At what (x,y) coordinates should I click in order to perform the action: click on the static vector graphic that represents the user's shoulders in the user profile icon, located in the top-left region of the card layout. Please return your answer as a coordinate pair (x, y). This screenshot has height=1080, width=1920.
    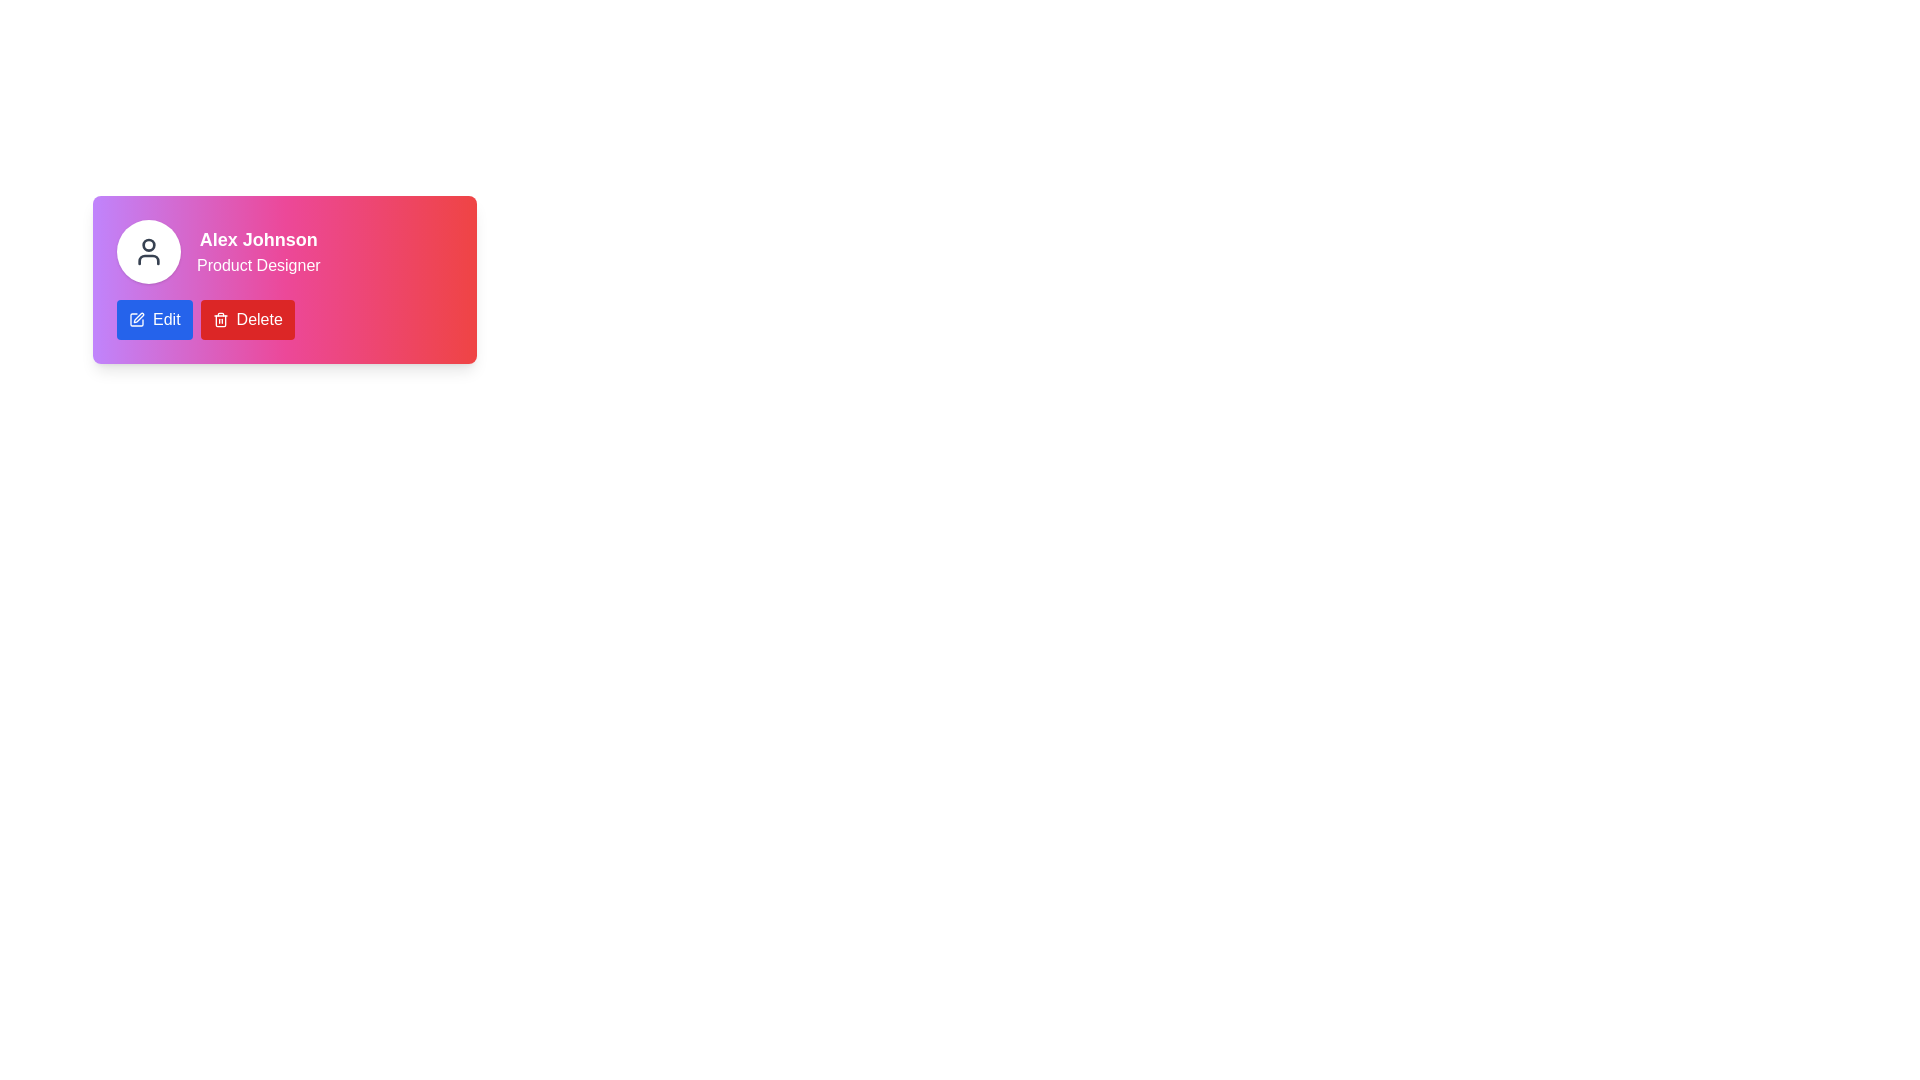
    Looking at the image, I should click on (147, 258).